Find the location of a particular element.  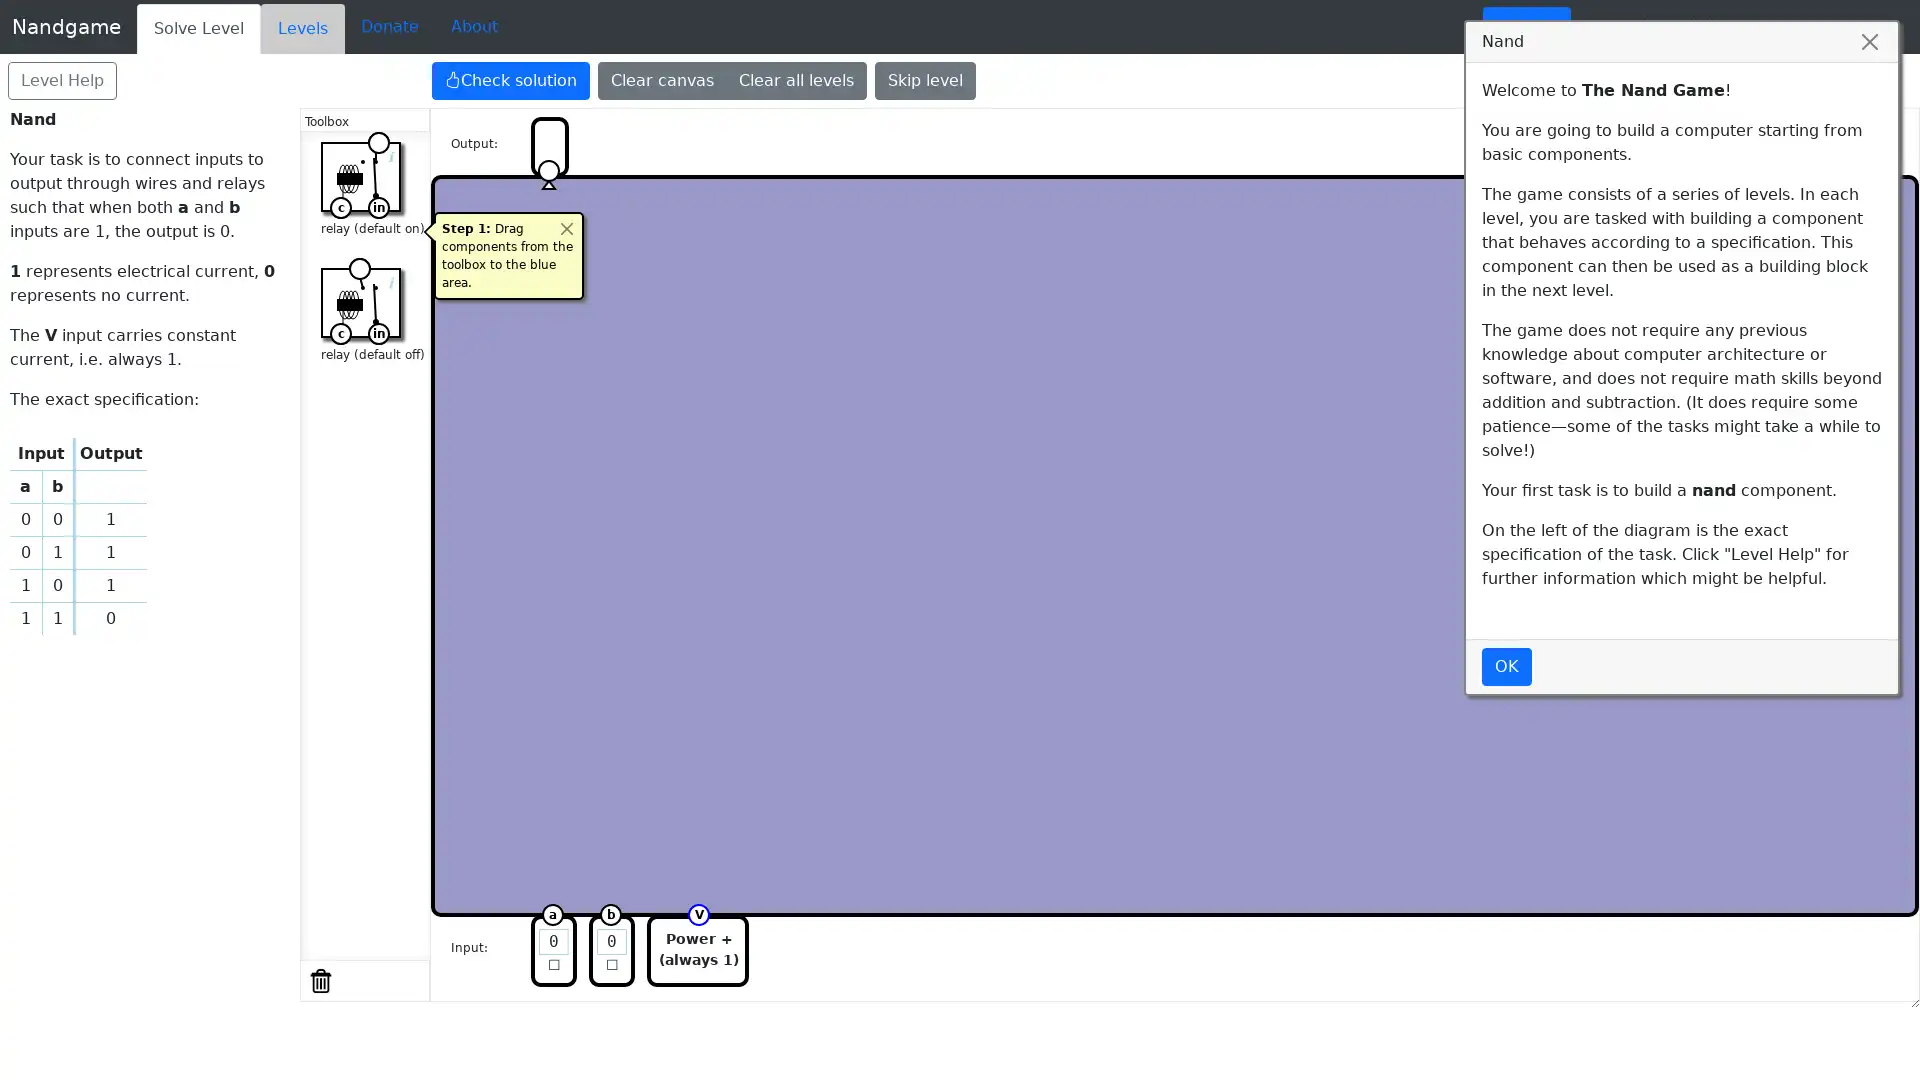

Close is located at coordinates (1869, 42).